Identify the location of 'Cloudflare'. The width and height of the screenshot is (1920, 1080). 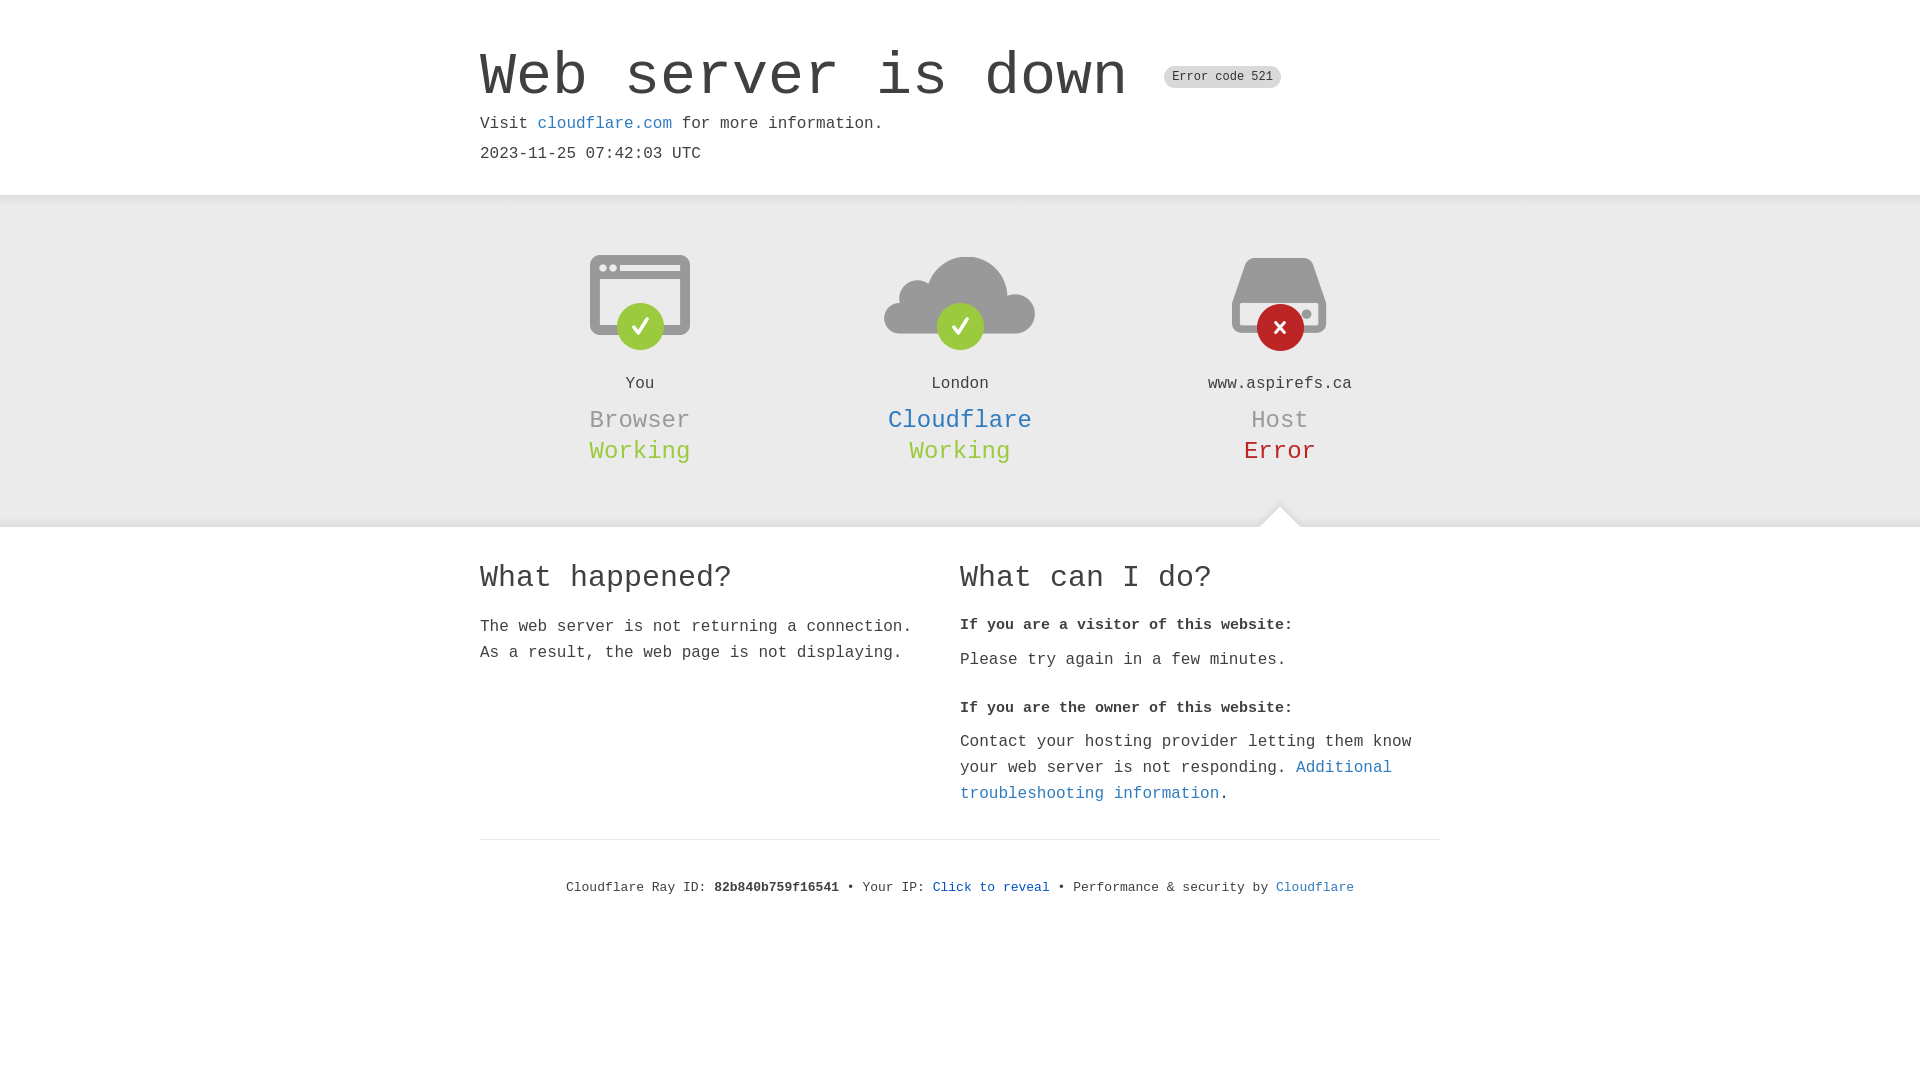
(1275, 886).